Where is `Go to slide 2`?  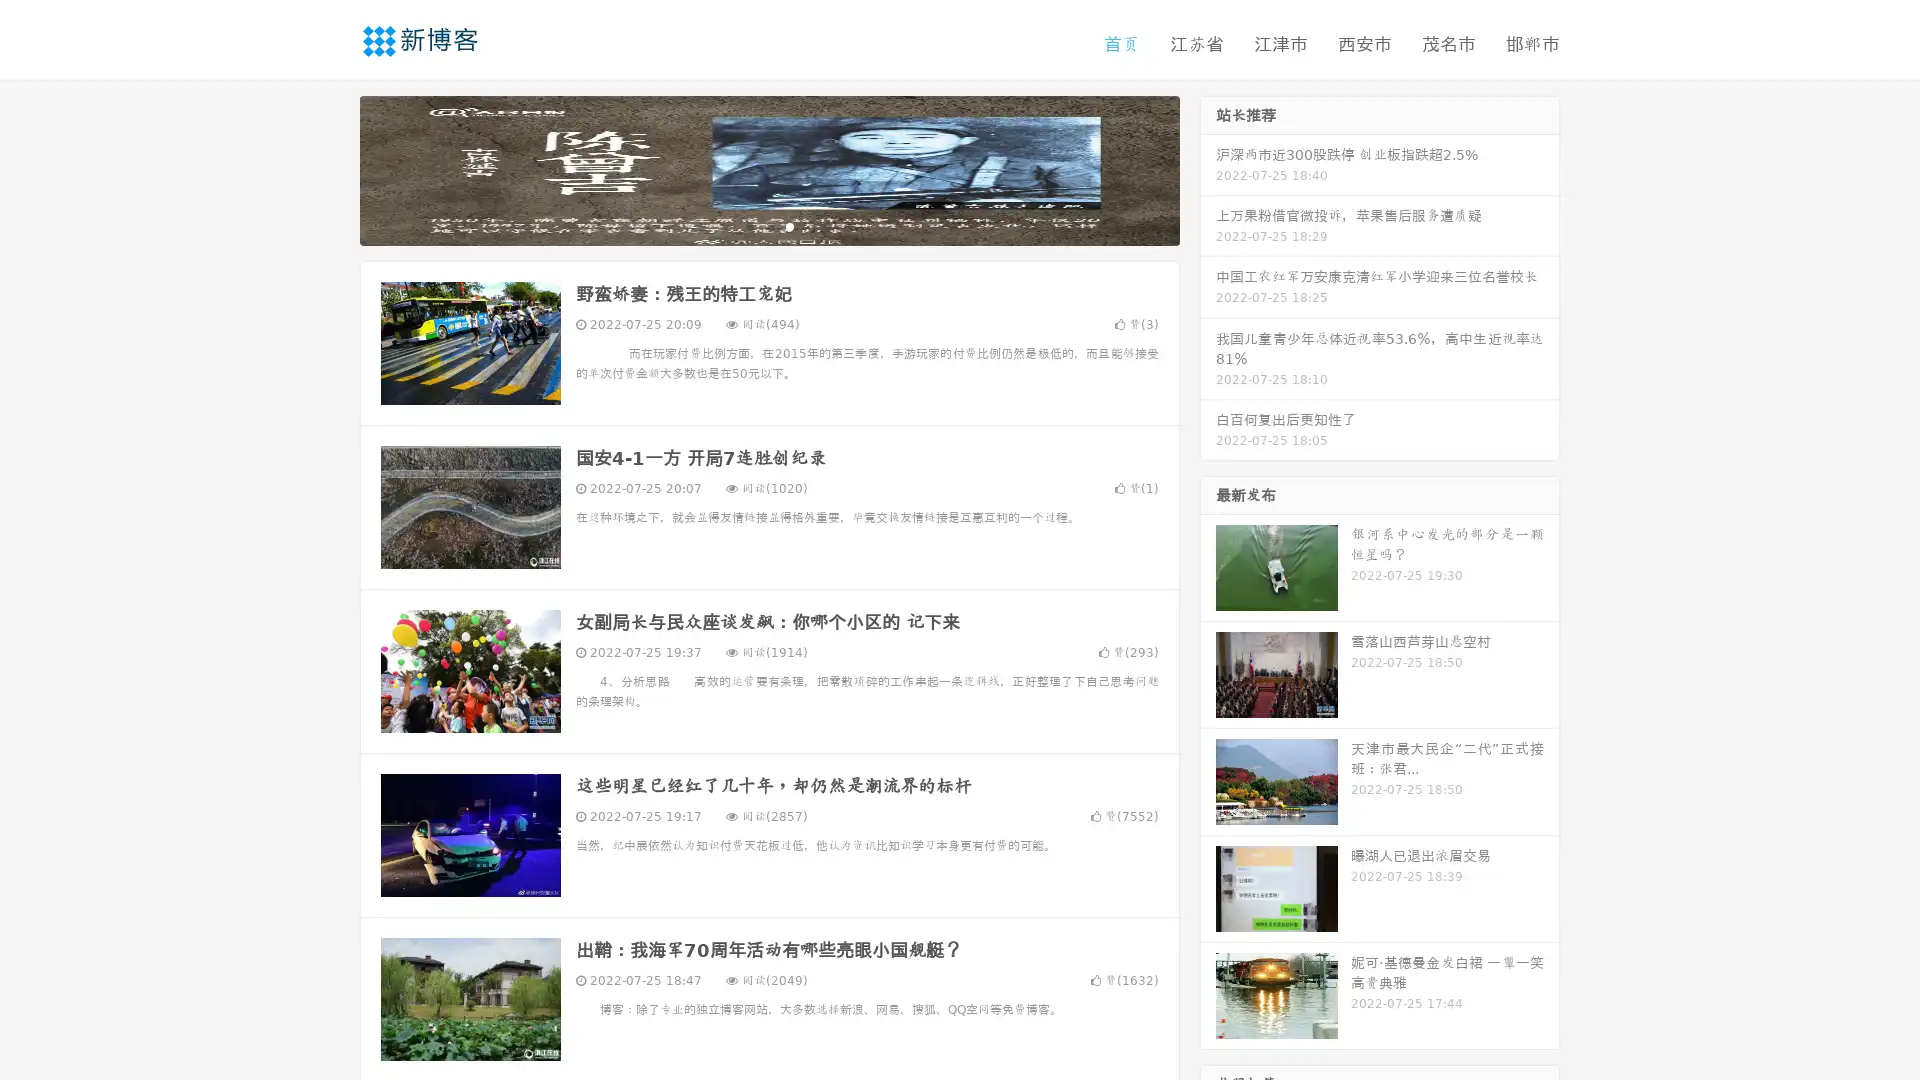 Go to slide 2 is located at coordinates (768, 225).